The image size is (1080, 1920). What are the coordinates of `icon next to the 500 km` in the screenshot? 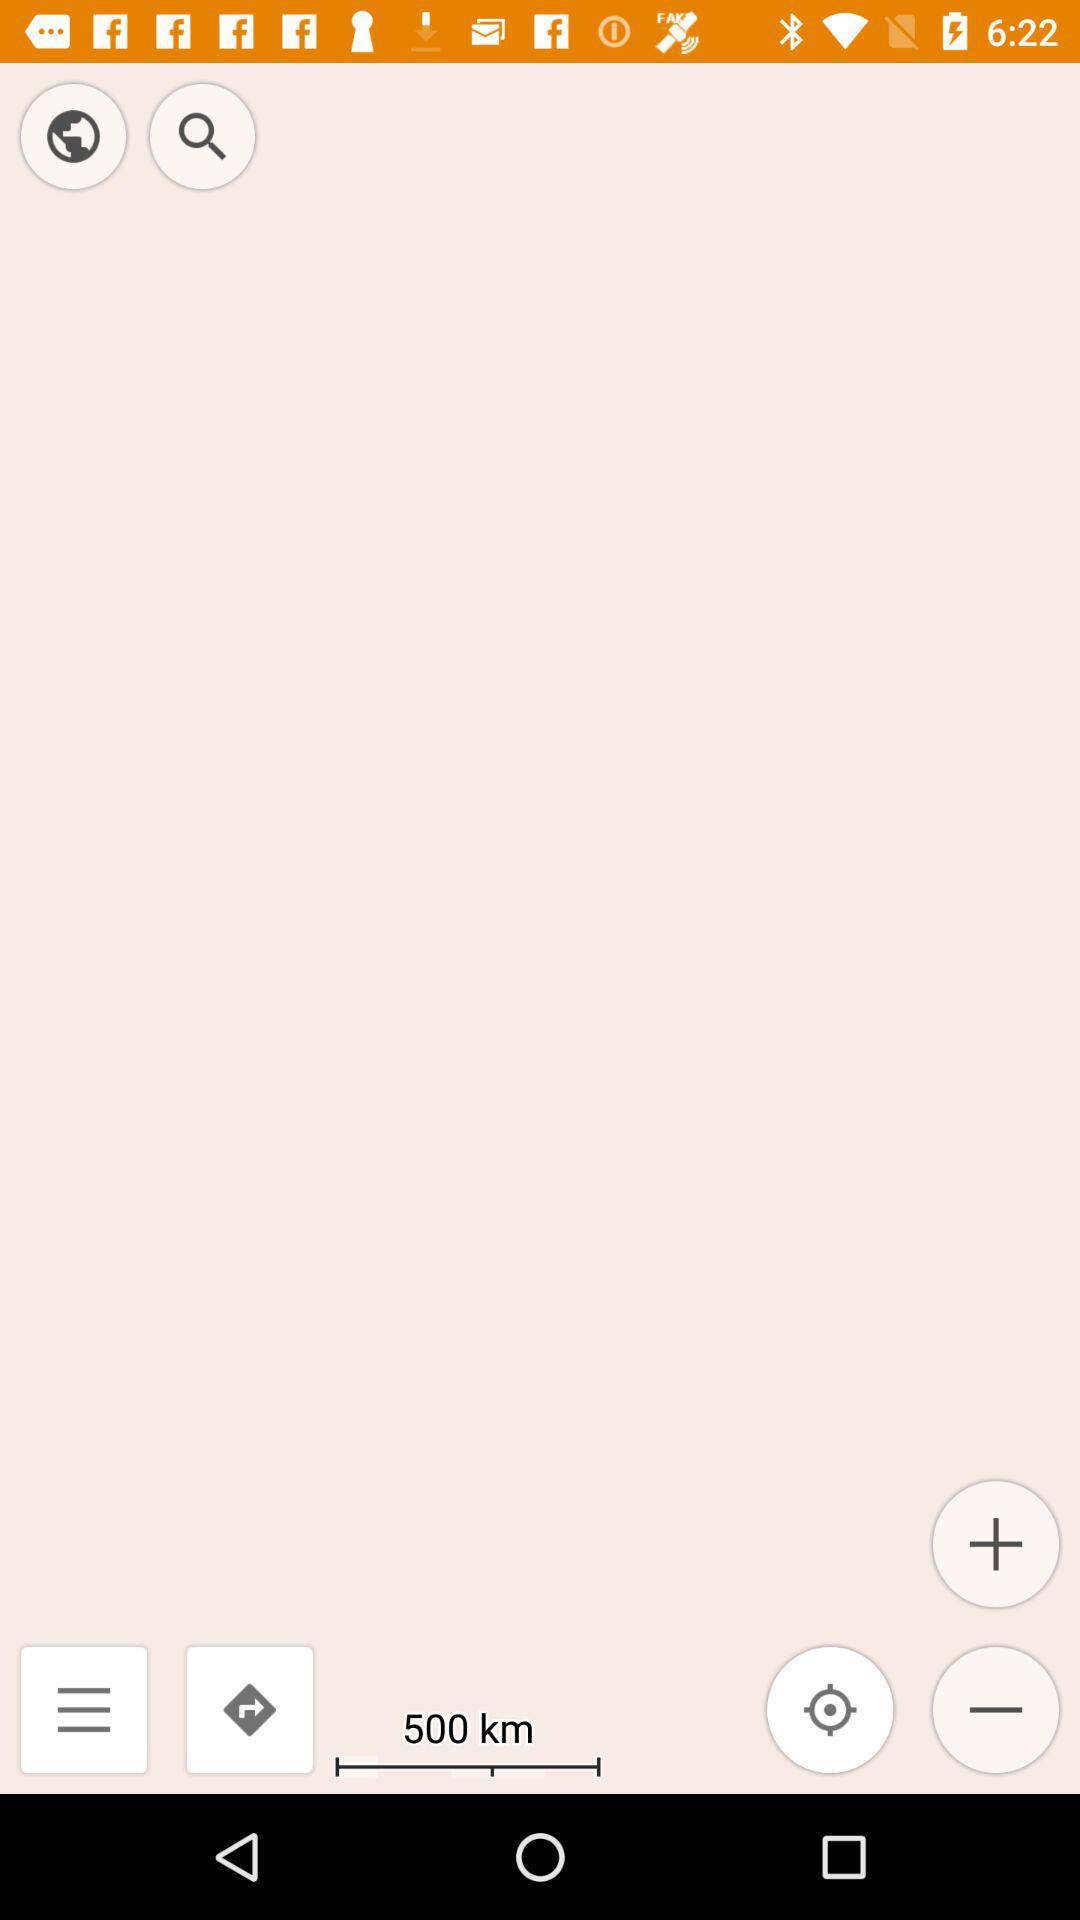 It's located at (248, 1708).